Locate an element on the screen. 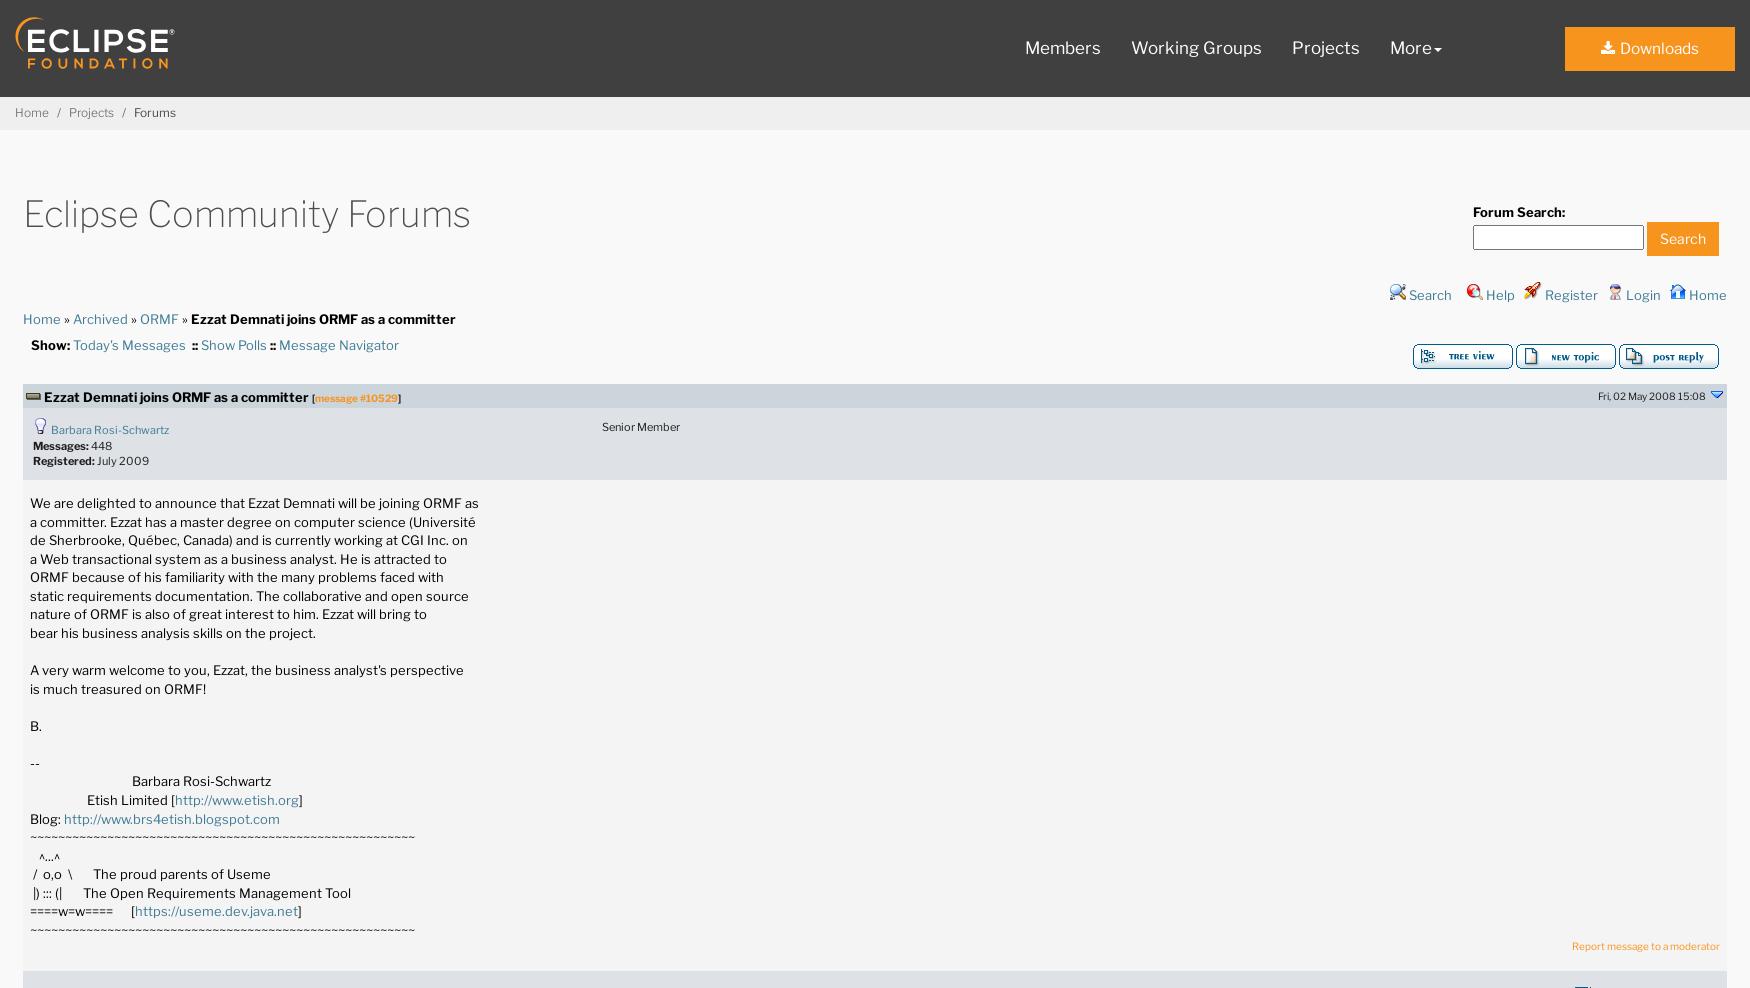  'is much treasured on ORMF!' is located at coordinates (28, 688).